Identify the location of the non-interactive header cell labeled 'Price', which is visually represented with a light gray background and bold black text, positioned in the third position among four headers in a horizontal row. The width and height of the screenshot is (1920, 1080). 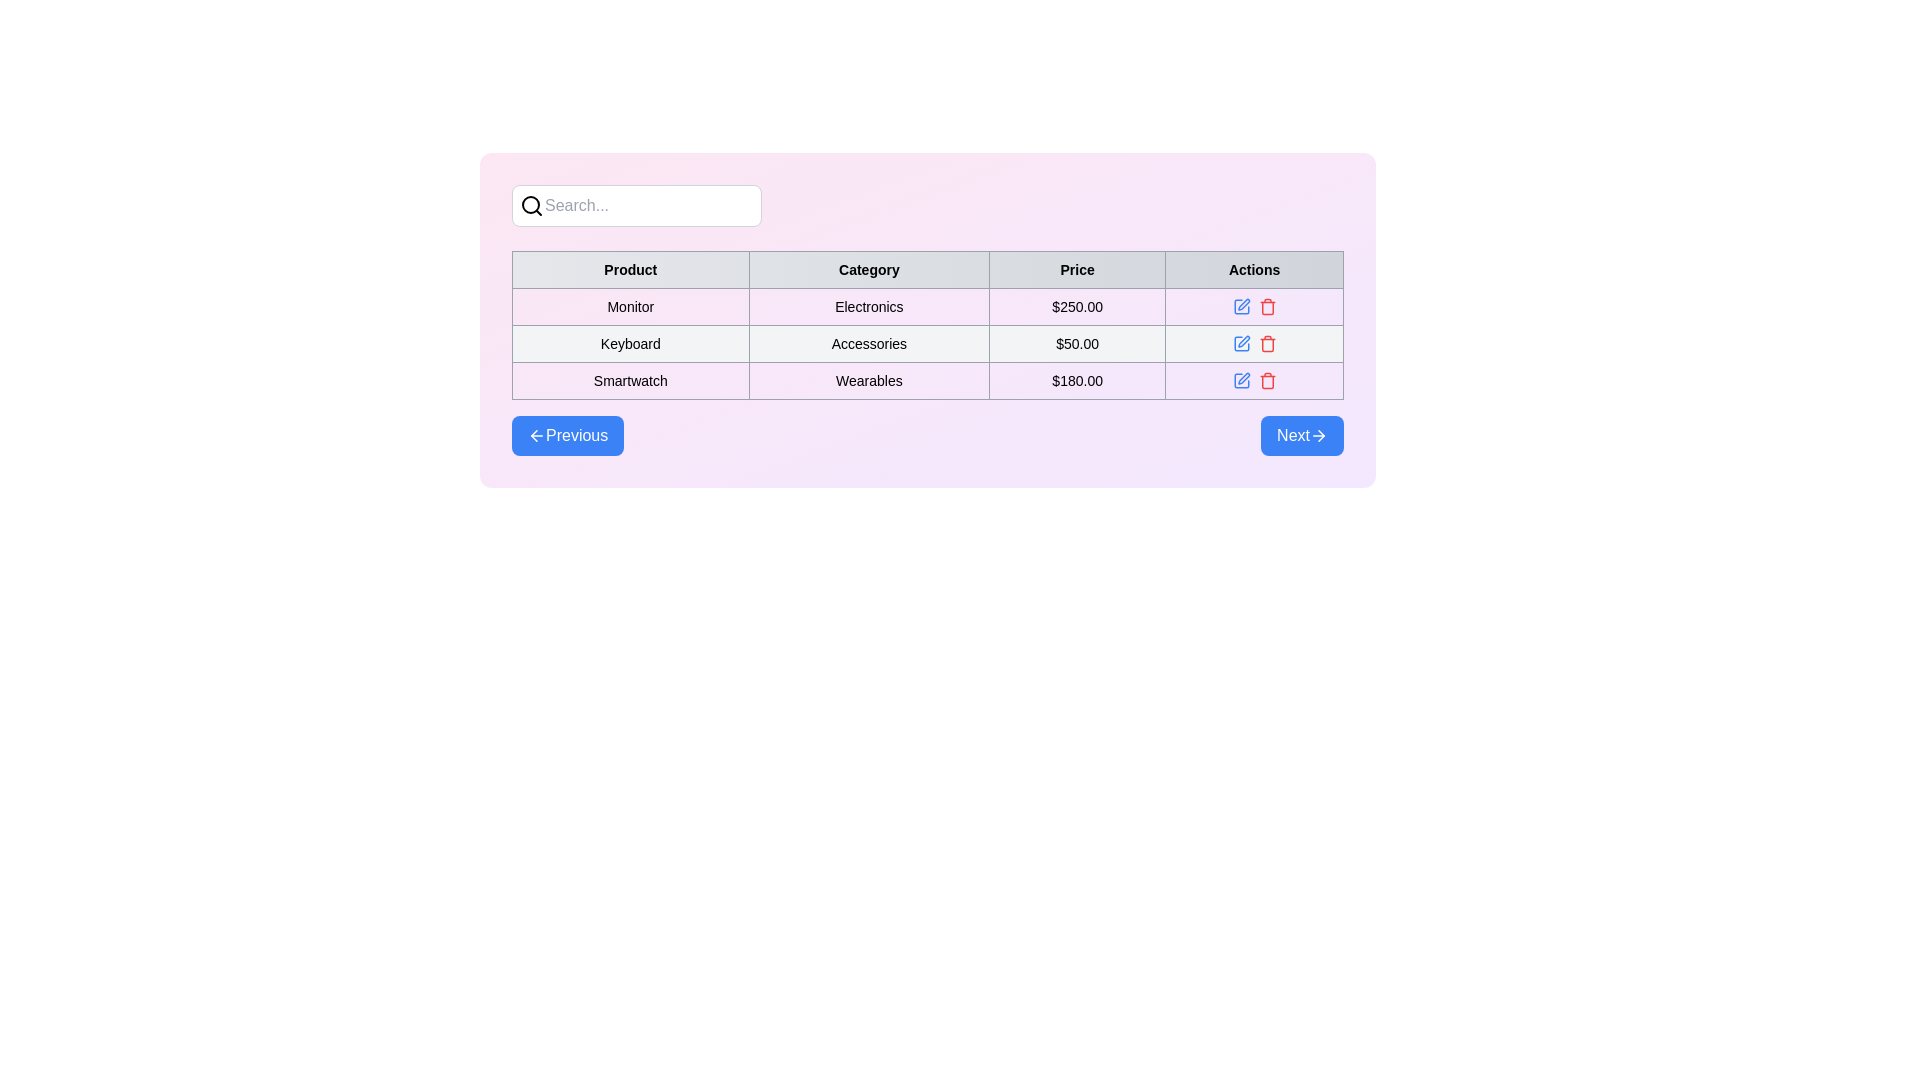
(1076, 270).